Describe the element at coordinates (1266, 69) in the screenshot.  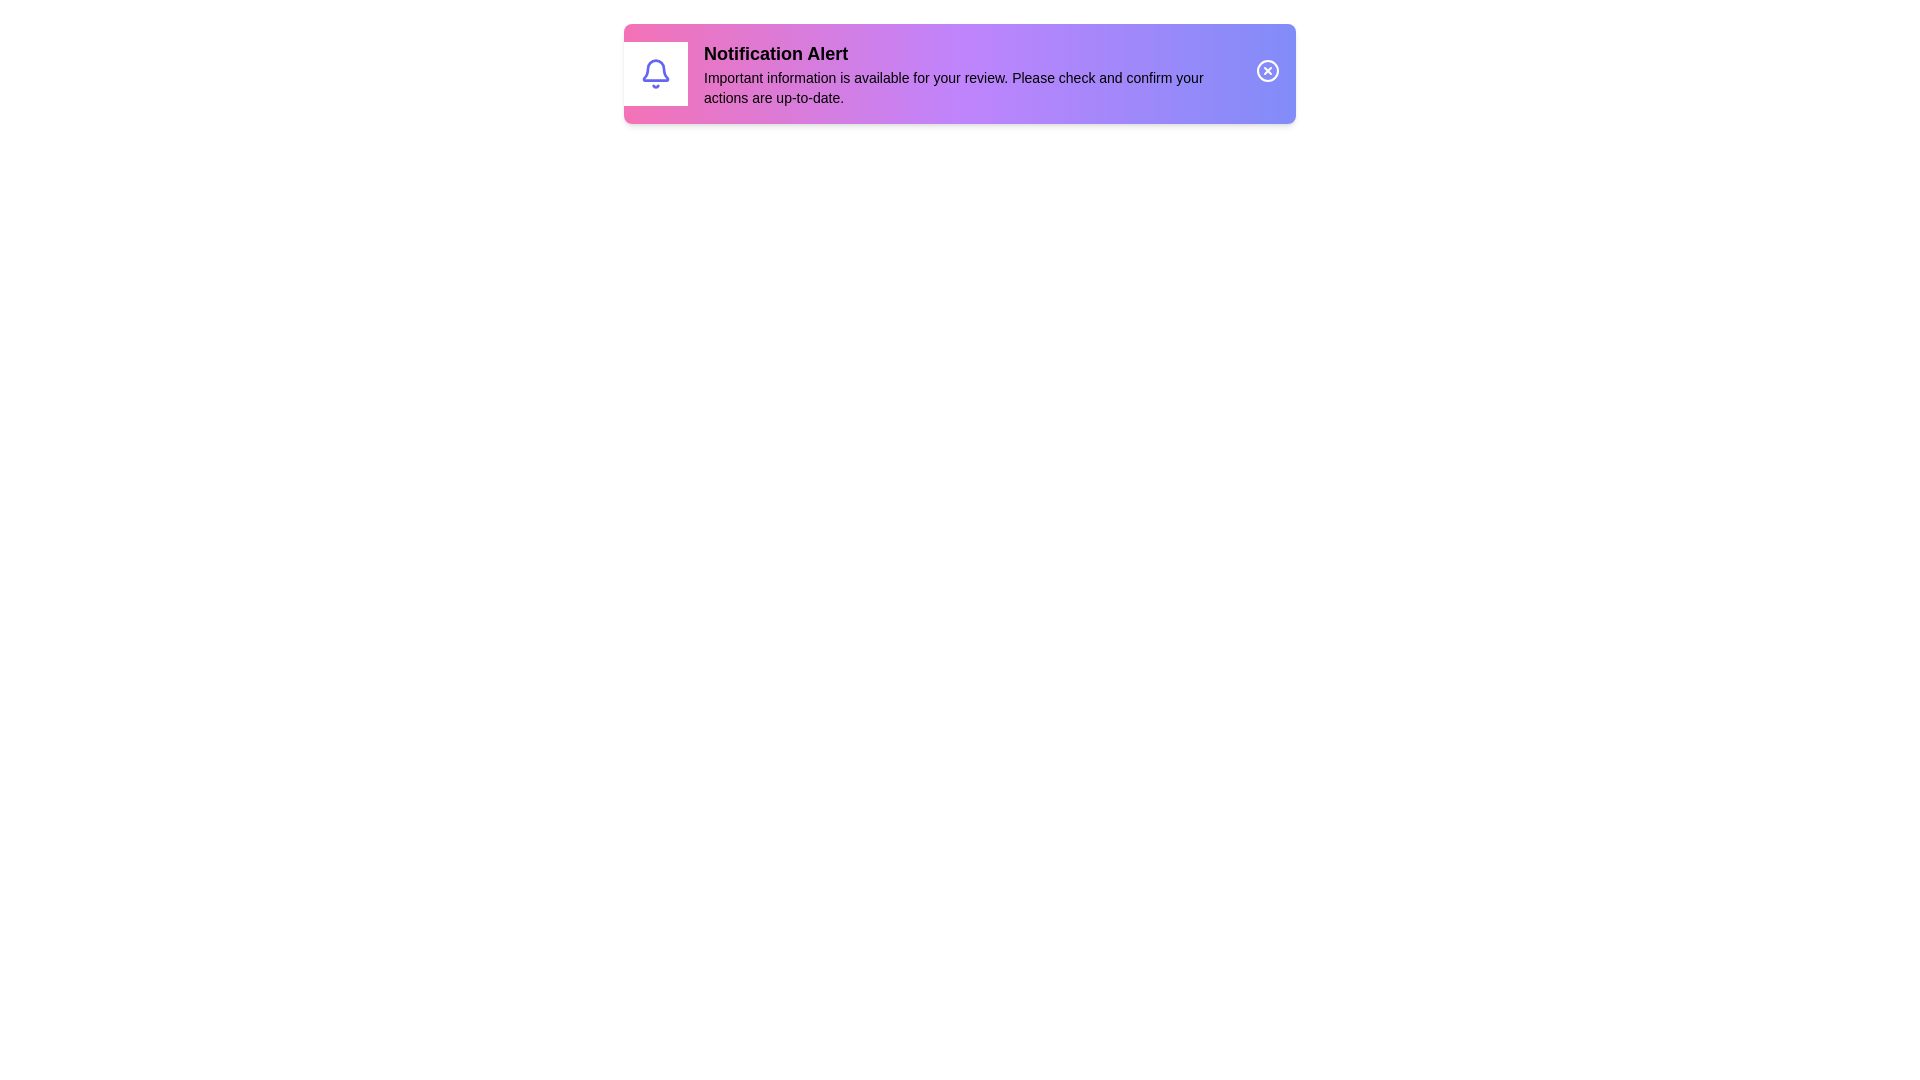
I see `the close icon to dismiss the notification` at that location.